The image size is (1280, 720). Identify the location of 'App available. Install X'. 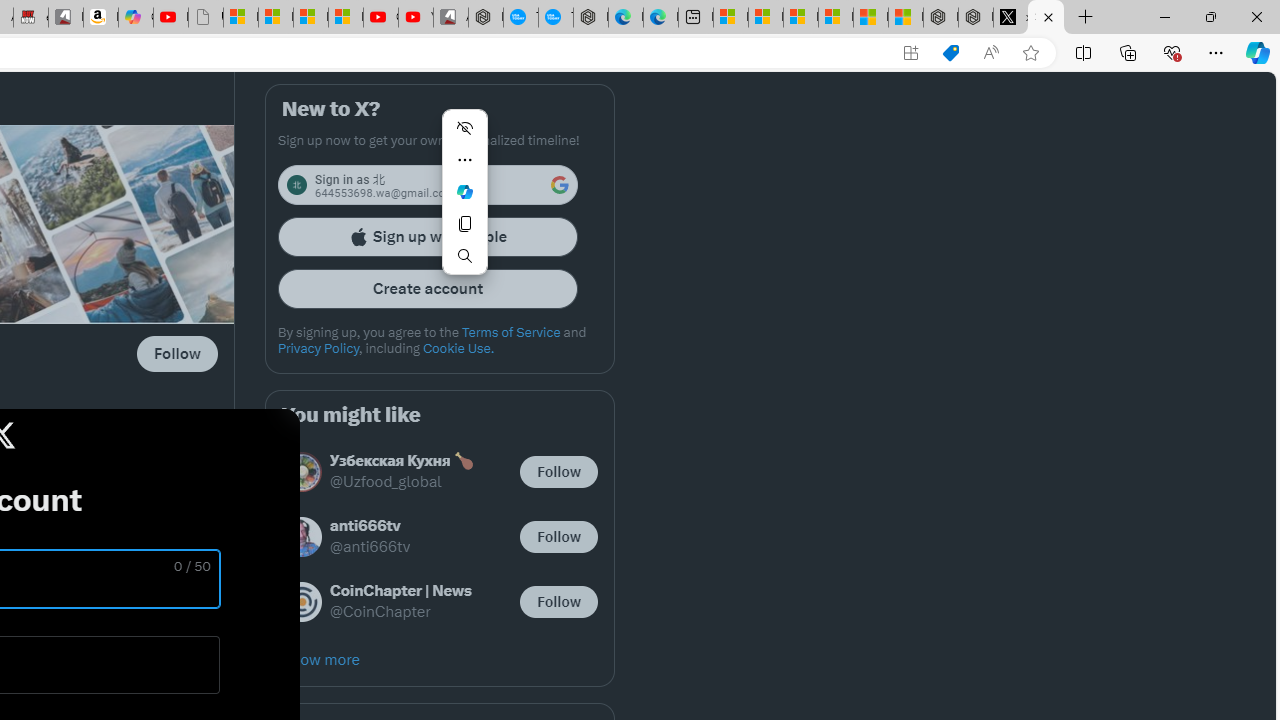
(909, 52).